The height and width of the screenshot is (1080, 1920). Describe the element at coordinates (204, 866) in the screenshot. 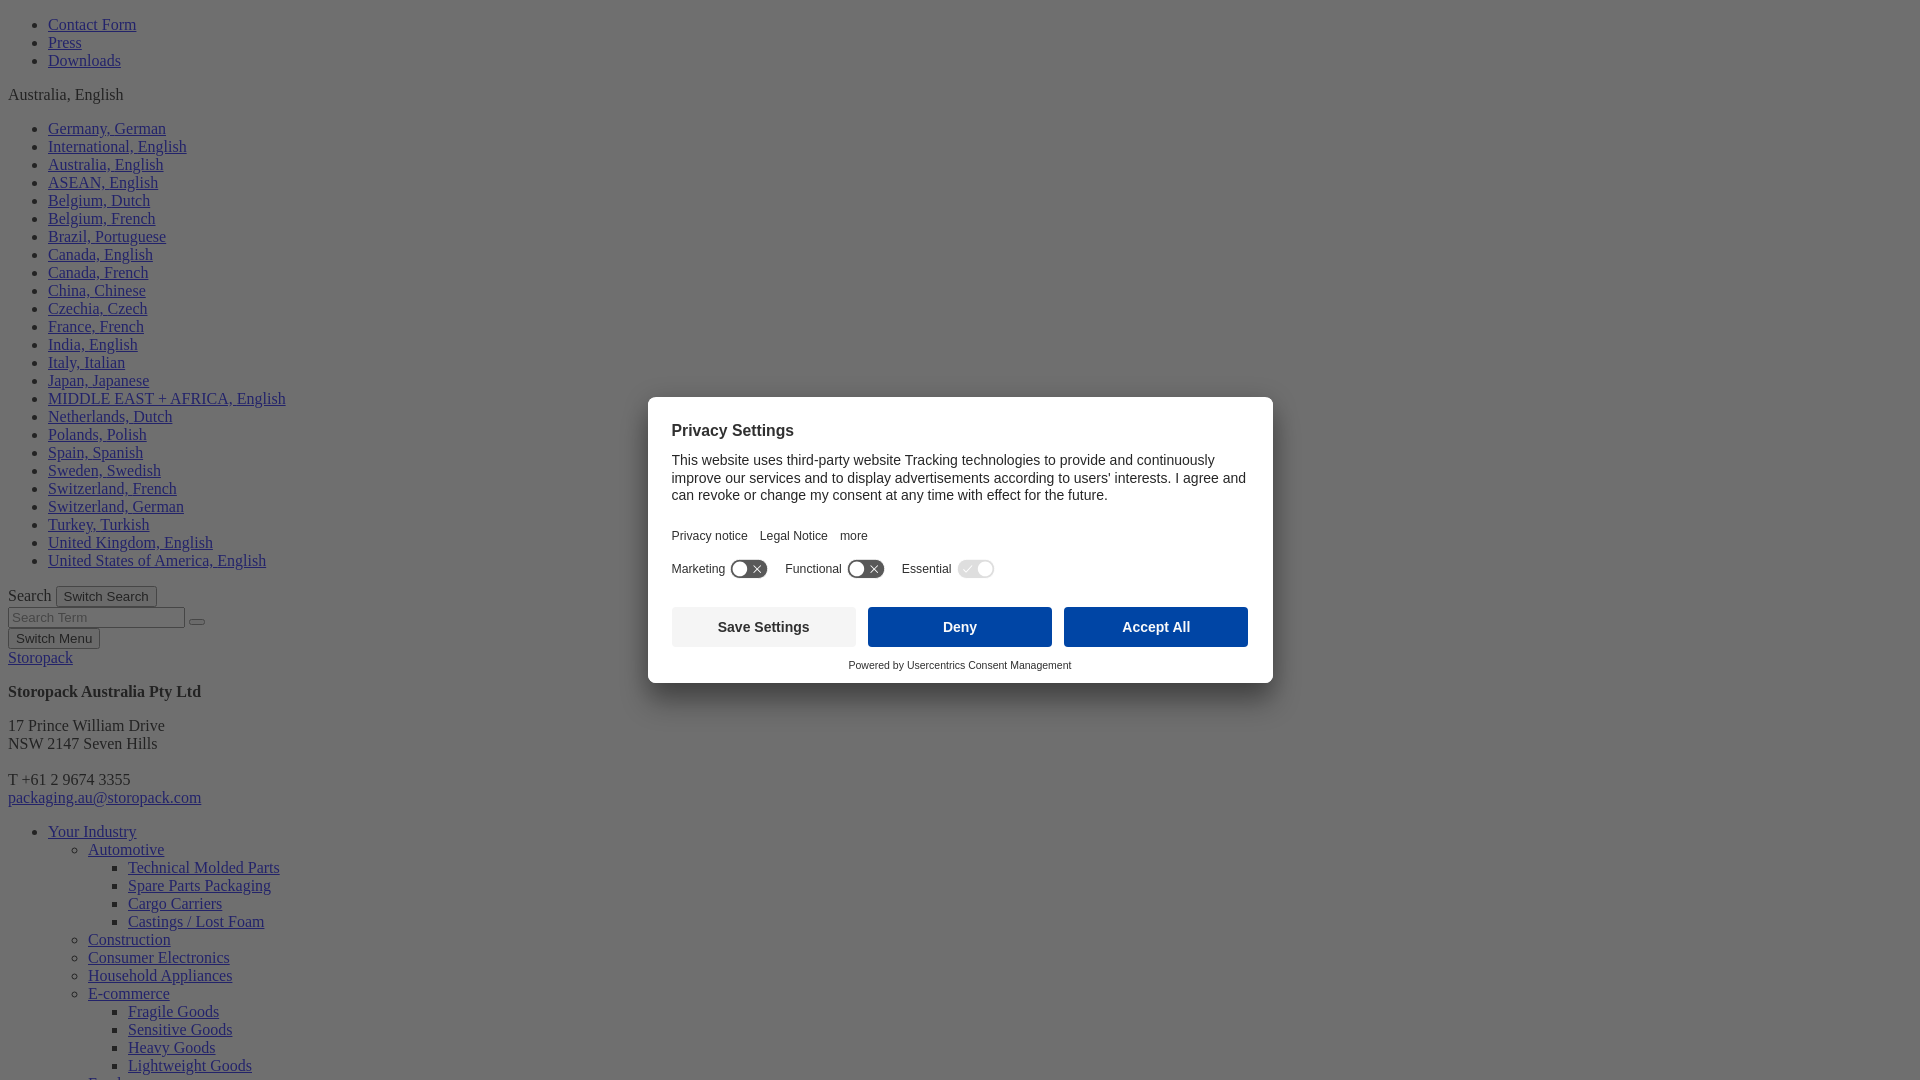

I see `'Technical Molded Parts'` at that location.